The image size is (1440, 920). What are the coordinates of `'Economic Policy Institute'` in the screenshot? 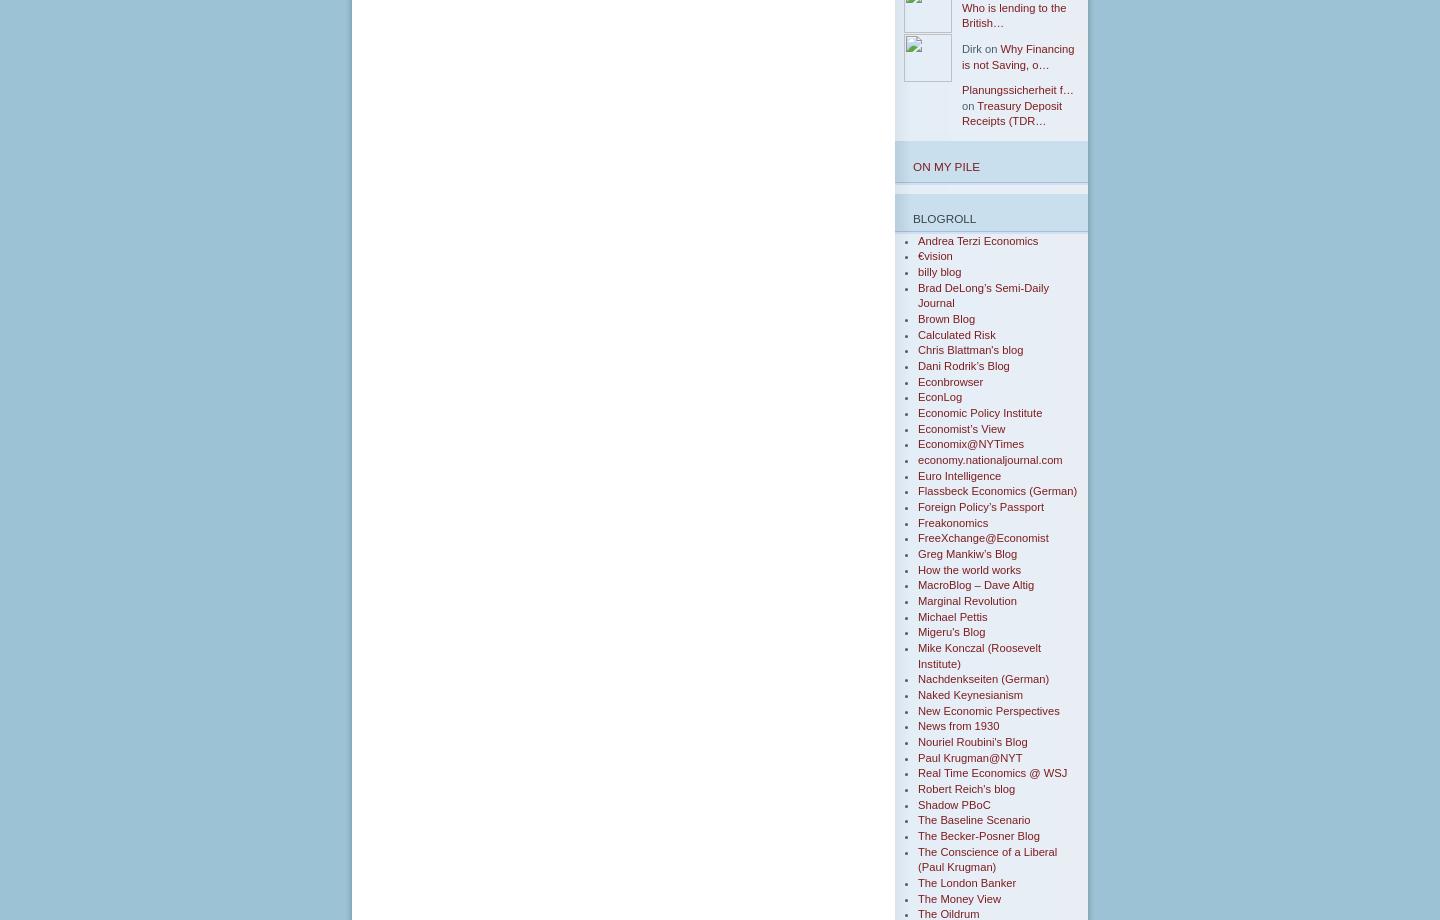 It's located at (979, 410).